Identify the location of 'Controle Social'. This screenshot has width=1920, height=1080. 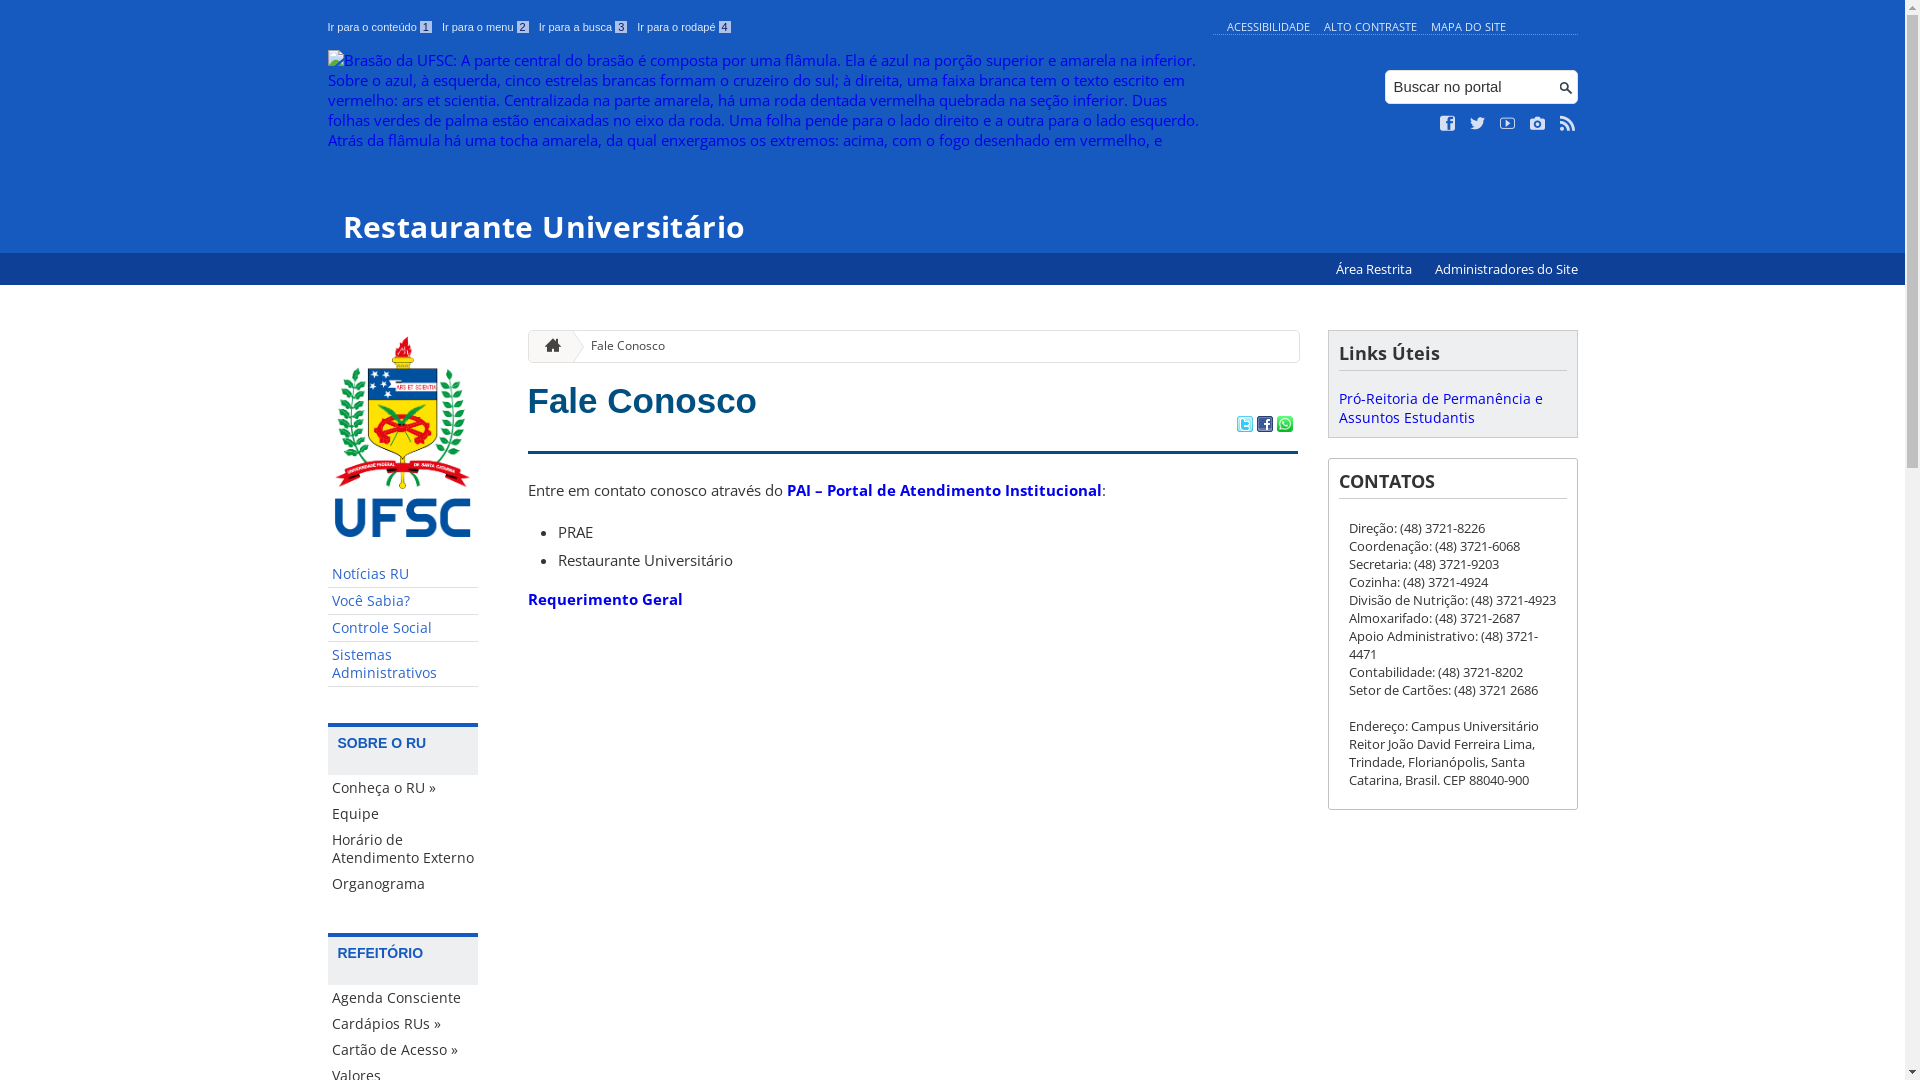
(327, 627).